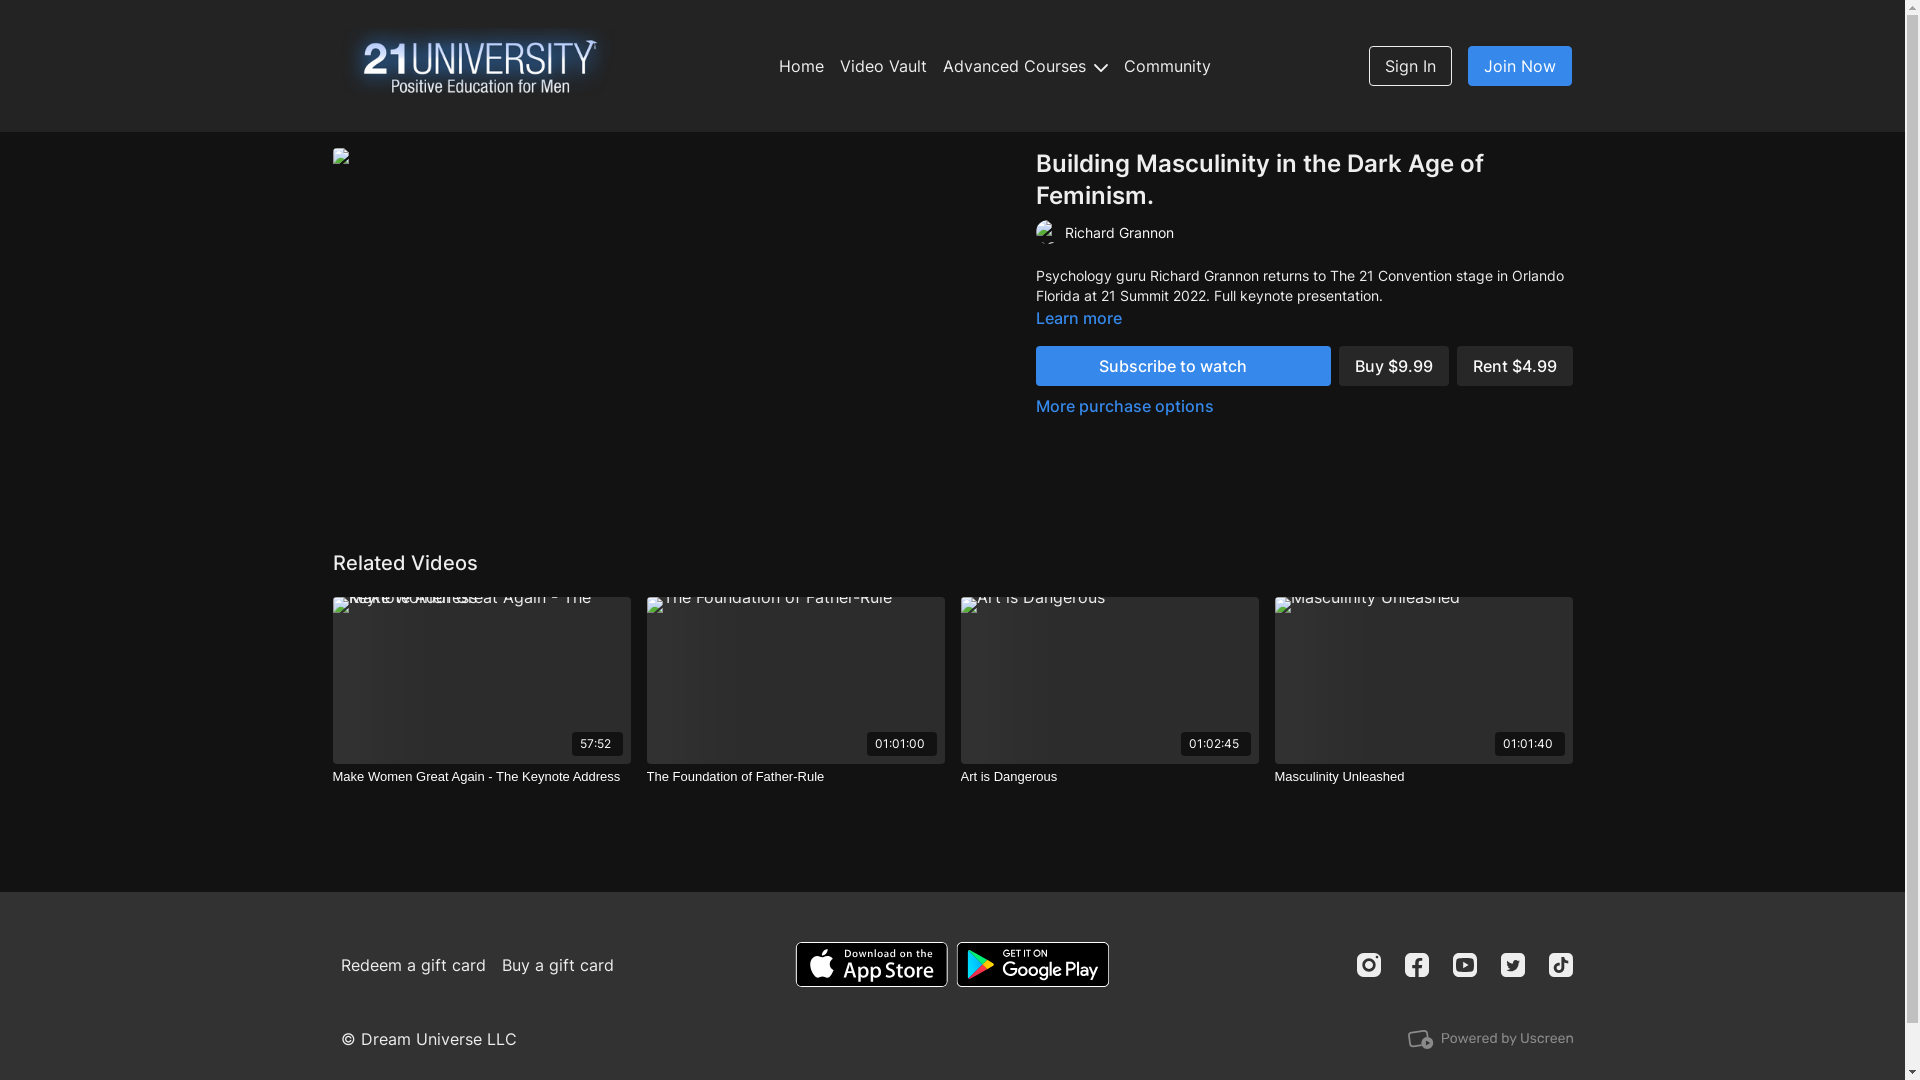 This screenshot has height=1080, width=1920. I want to click on 'Sign In', so click(1409, 65).